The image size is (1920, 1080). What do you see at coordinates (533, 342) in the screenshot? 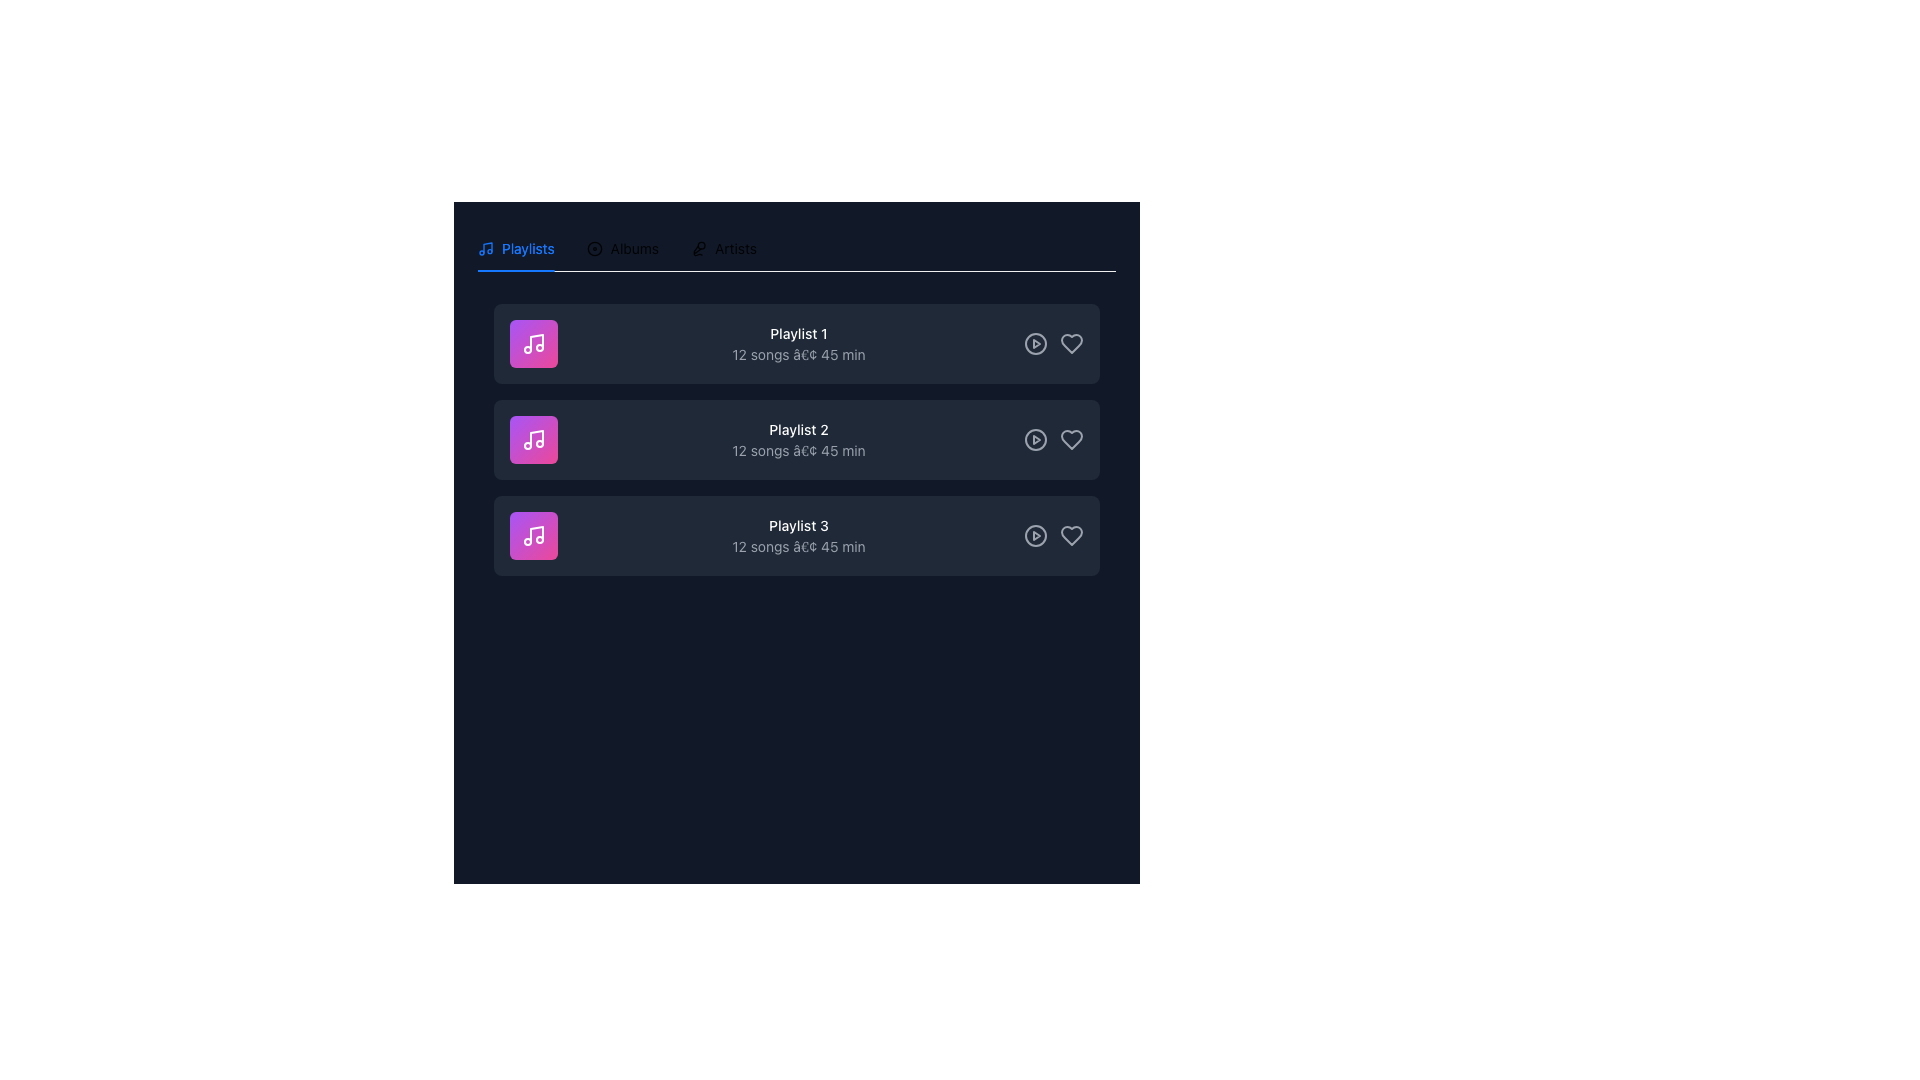
I see `the musical note icon styled in white with a gradient, located in the top-left corner of the first card of the playlist interface` at bounding box center [533, 342].